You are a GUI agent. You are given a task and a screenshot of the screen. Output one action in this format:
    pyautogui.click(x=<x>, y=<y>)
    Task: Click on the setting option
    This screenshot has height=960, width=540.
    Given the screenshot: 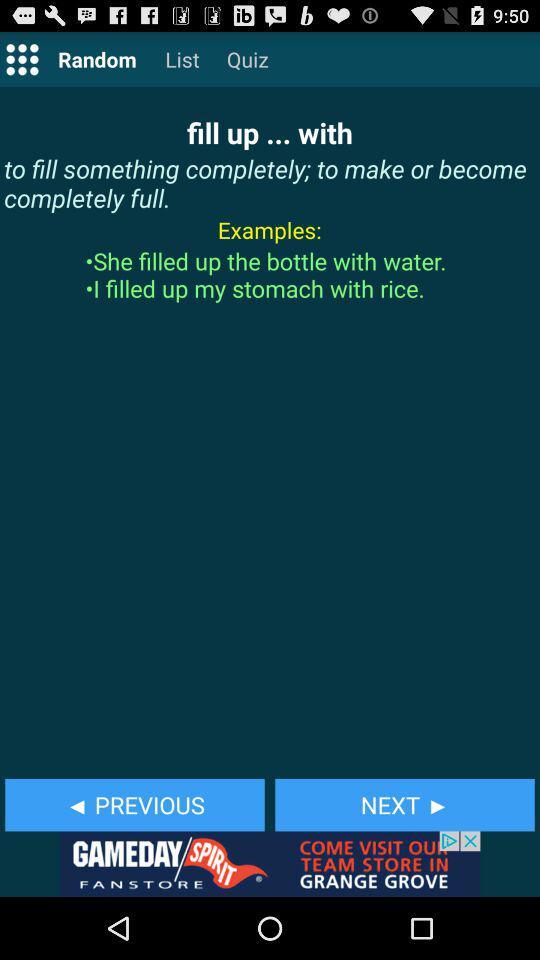 What is the action you would take?
    pyautogui.click(x=21, y=58)
    